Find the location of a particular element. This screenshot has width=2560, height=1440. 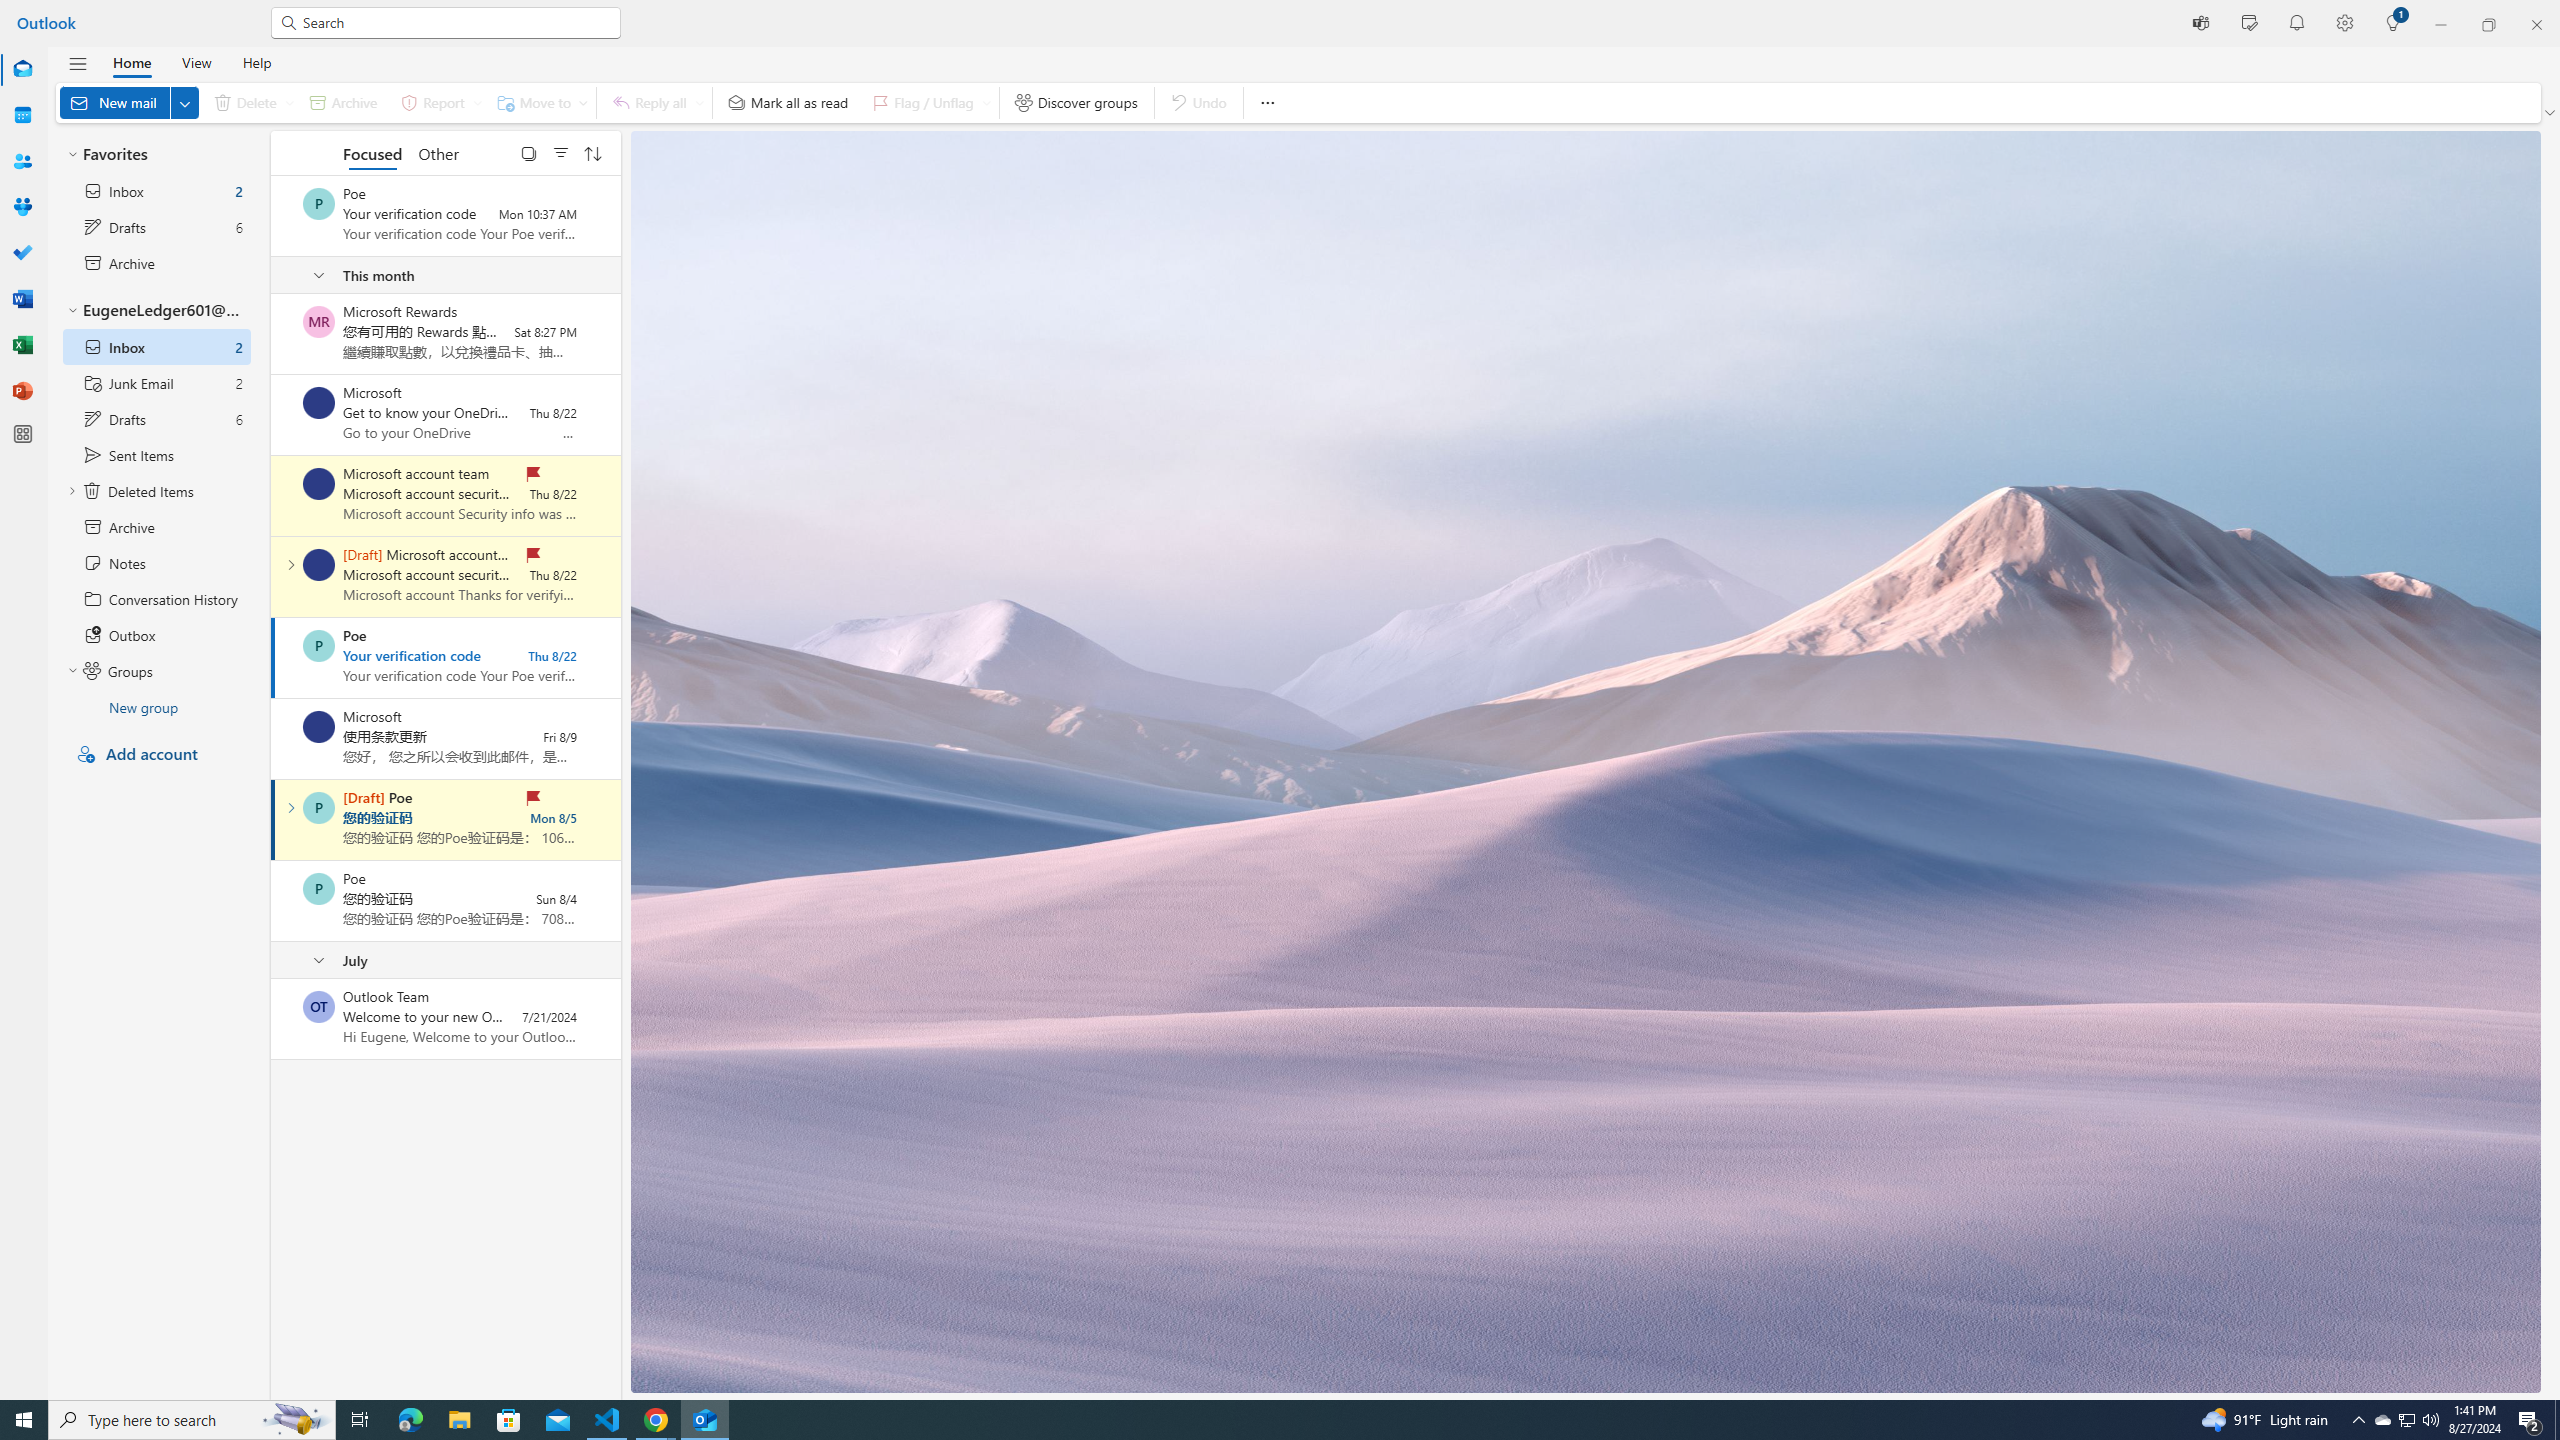

'Excel' is located at coordinates (23, 344).